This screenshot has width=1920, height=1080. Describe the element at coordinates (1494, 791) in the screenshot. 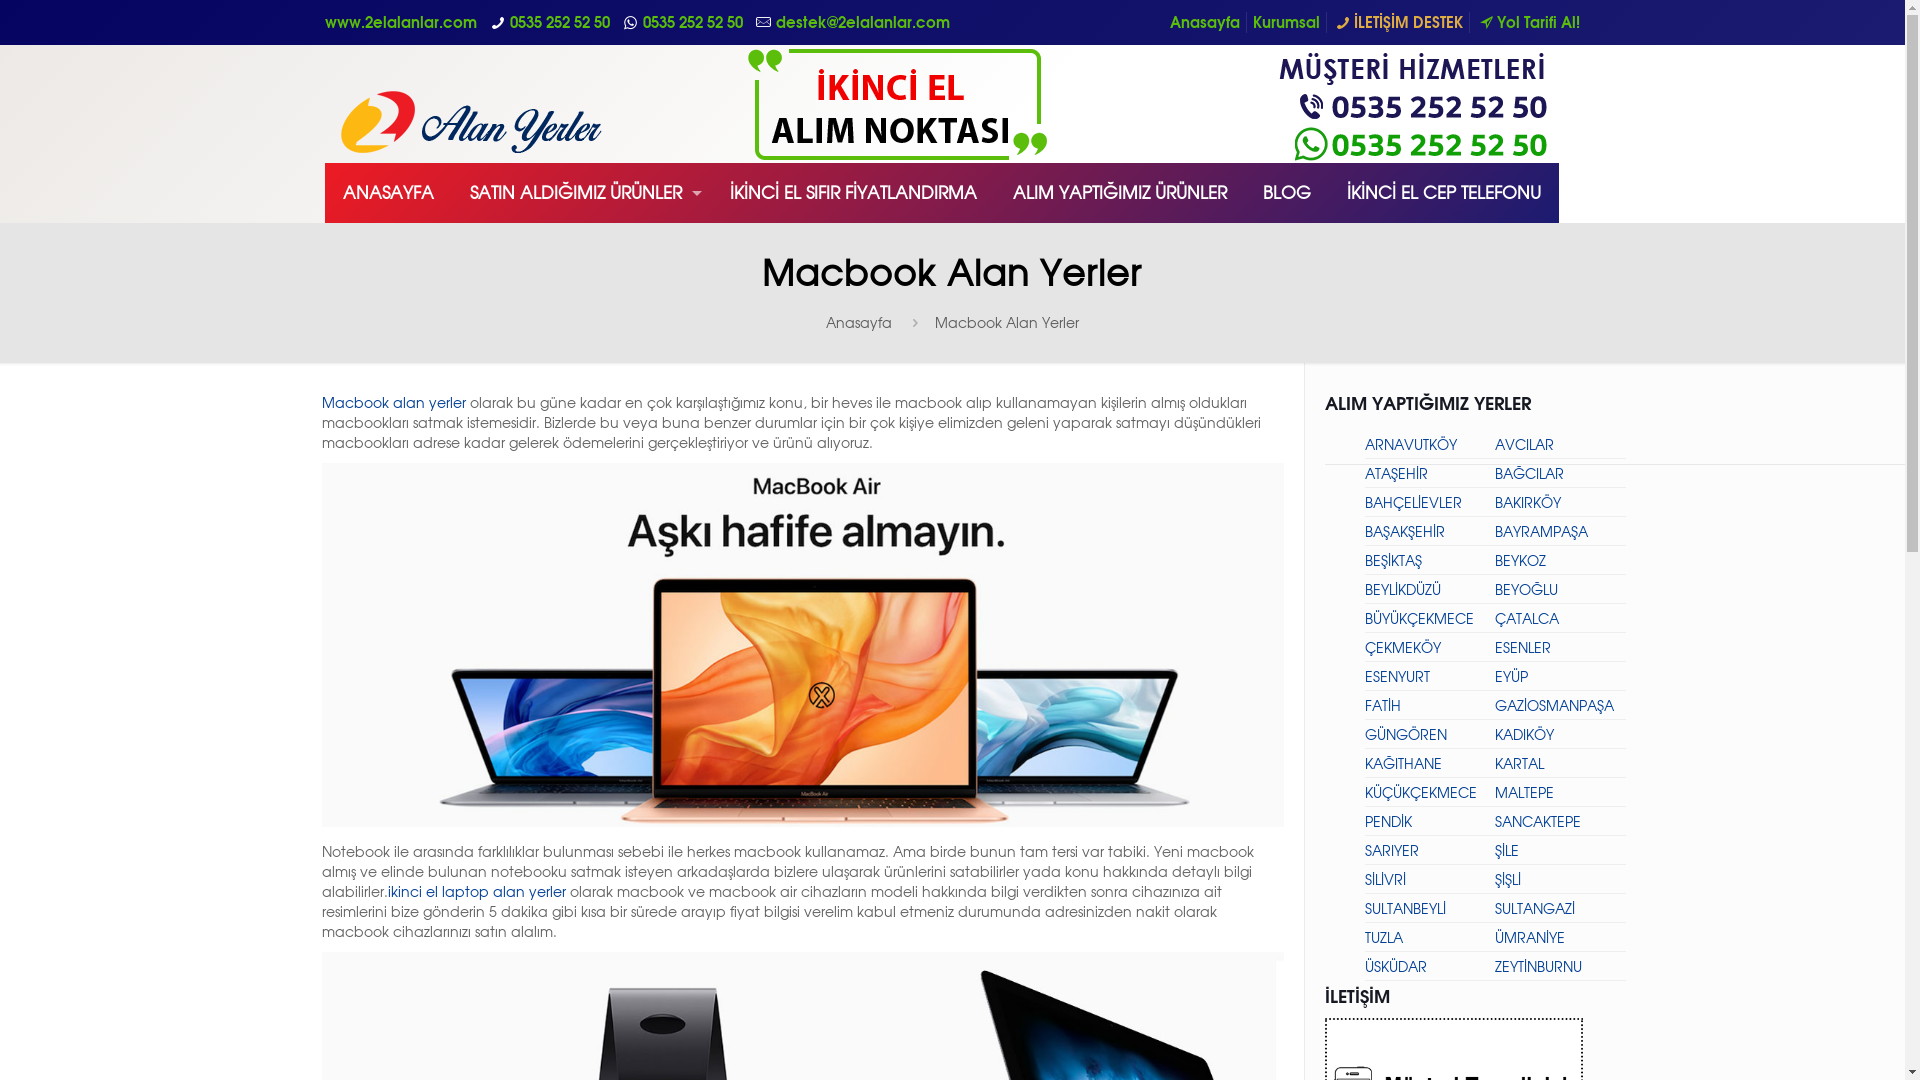

I see `'MALTEPE'` at that location.